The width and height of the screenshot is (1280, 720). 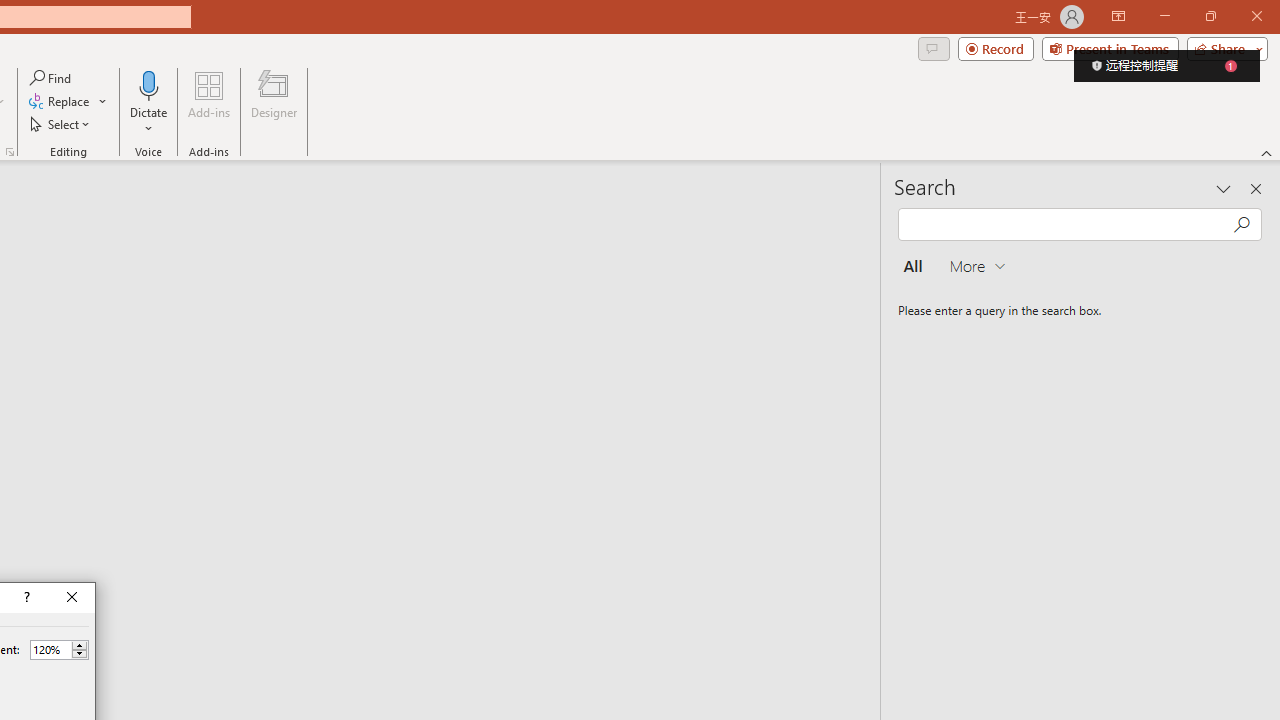 I want to click on 'Percent', so click(x=50, y=649).